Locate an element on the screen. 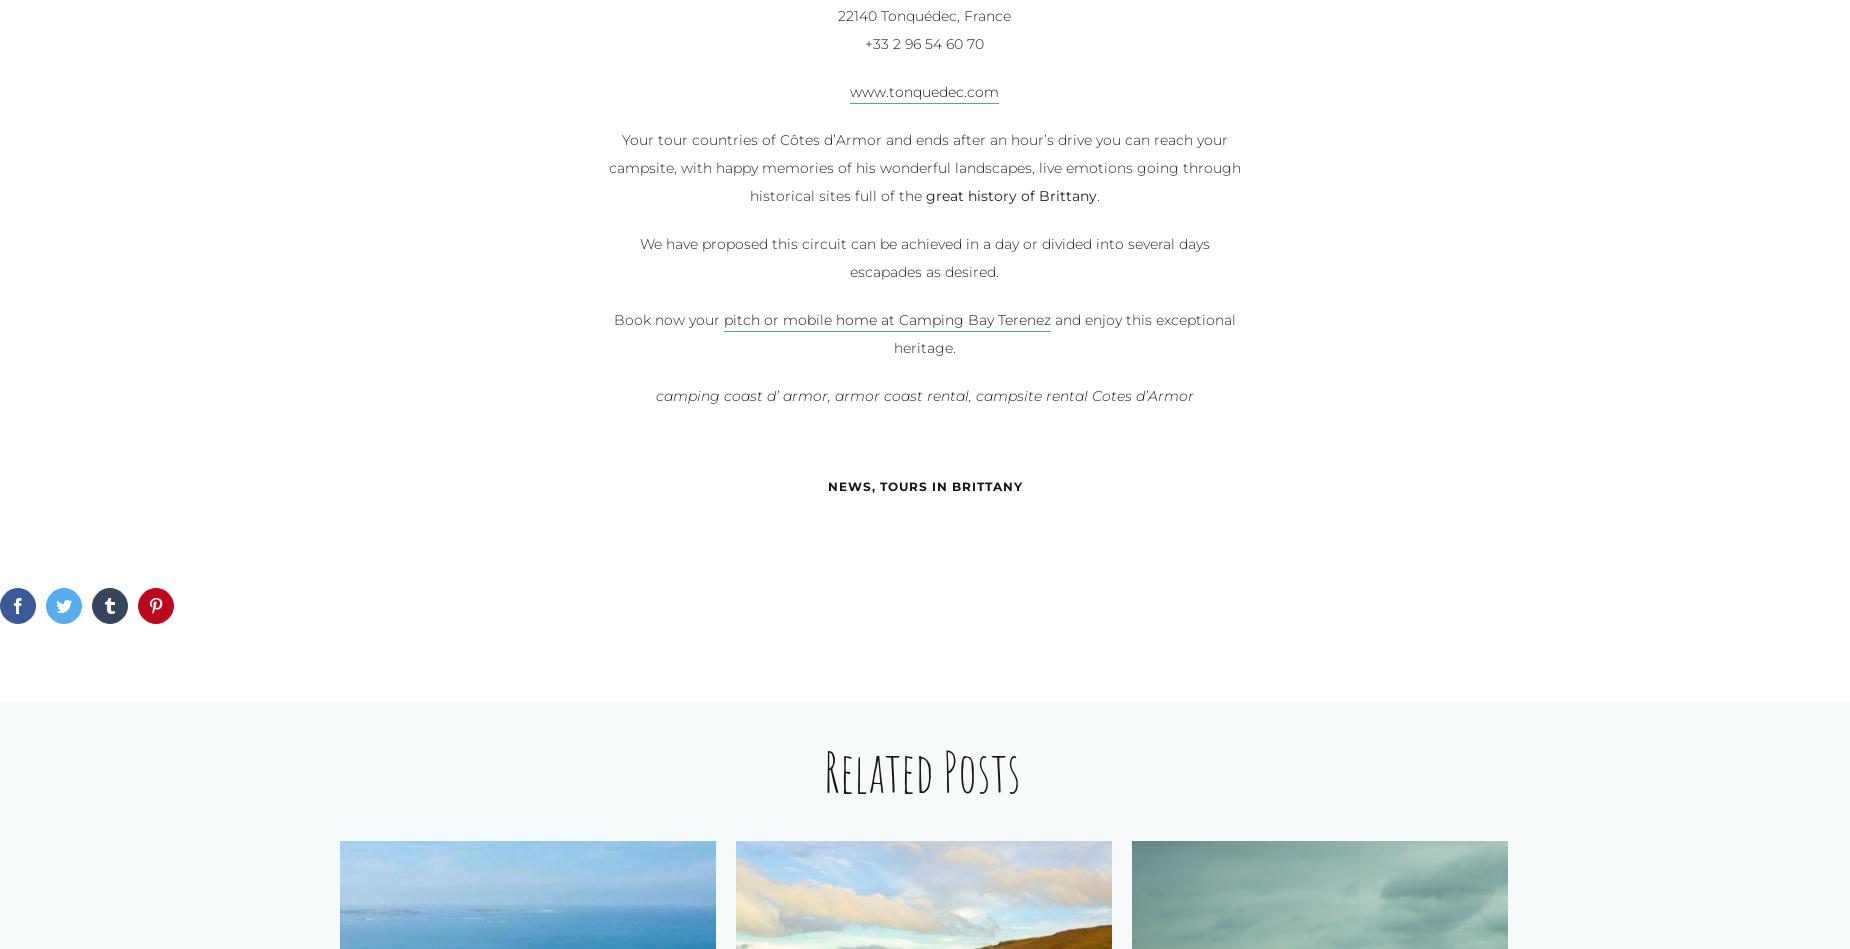  'and enjoy this exceptional heritage.' is located at coordinates (1062, 334).